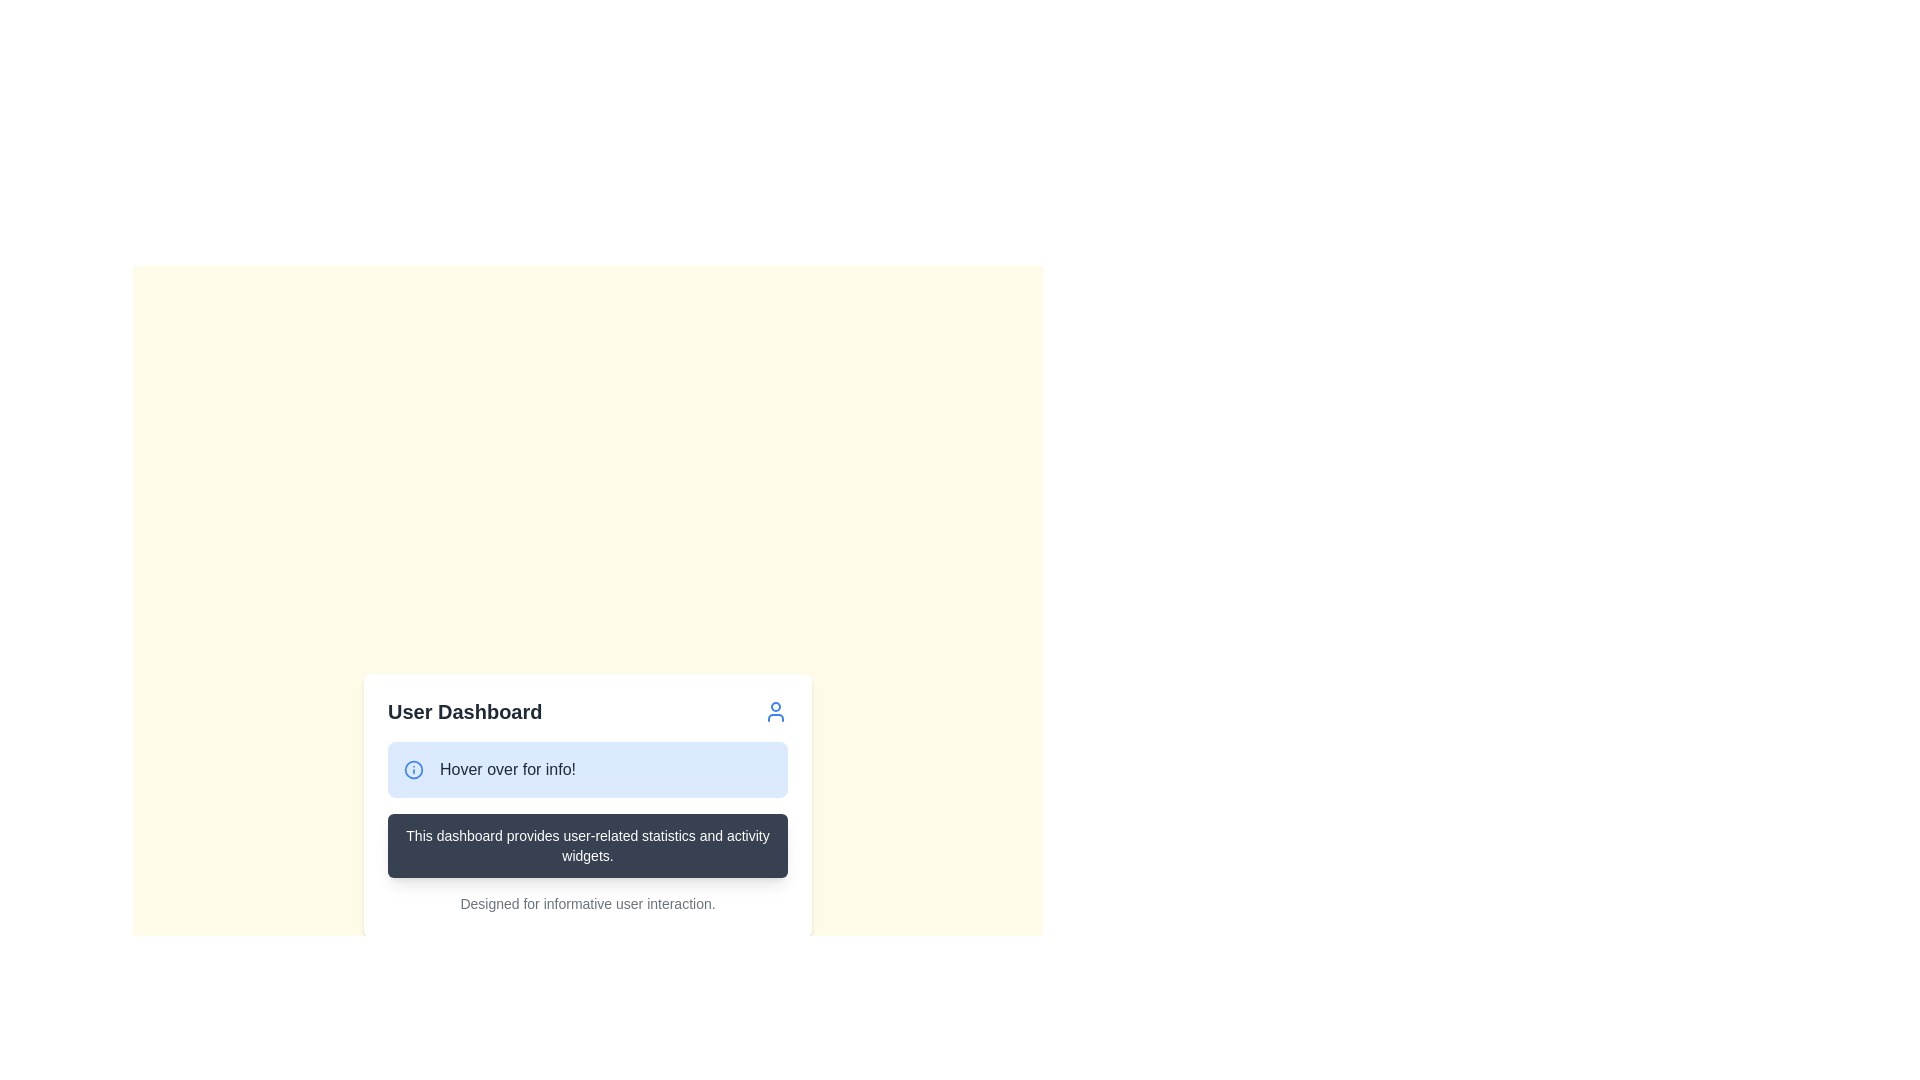 The height and width of the screenshot is (1080, 1920). Describe the element at coordinates (464, 711) in the screenshot. I see `the 'User Dashboard' text label, which is a bold, extra-large dark gray title positioned towards the top left of the interface` at that location.